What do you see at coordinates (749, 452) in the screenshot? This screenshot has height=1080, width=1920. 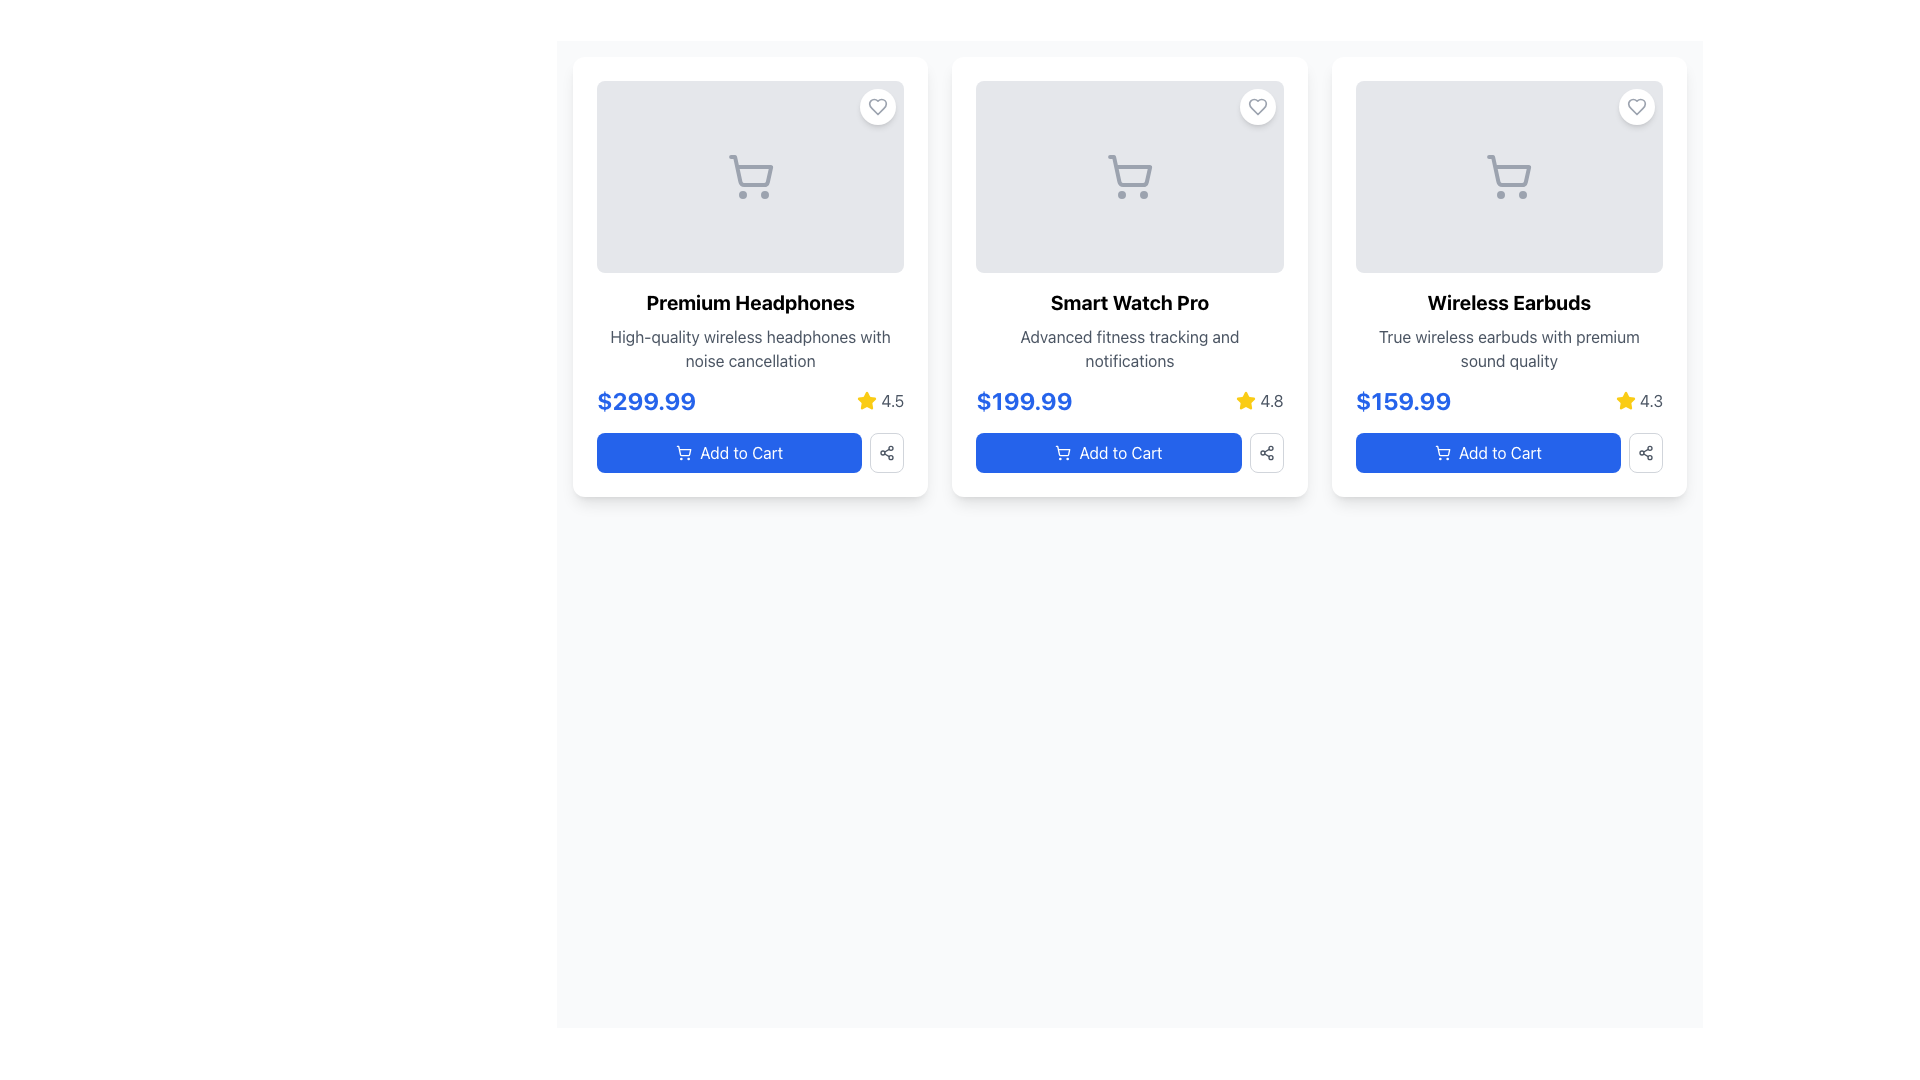 I see `the 'Add to Cart' button with a blue background and white text, located below the product description for 'Premium Headphones'` at bounding box center [749, 452].